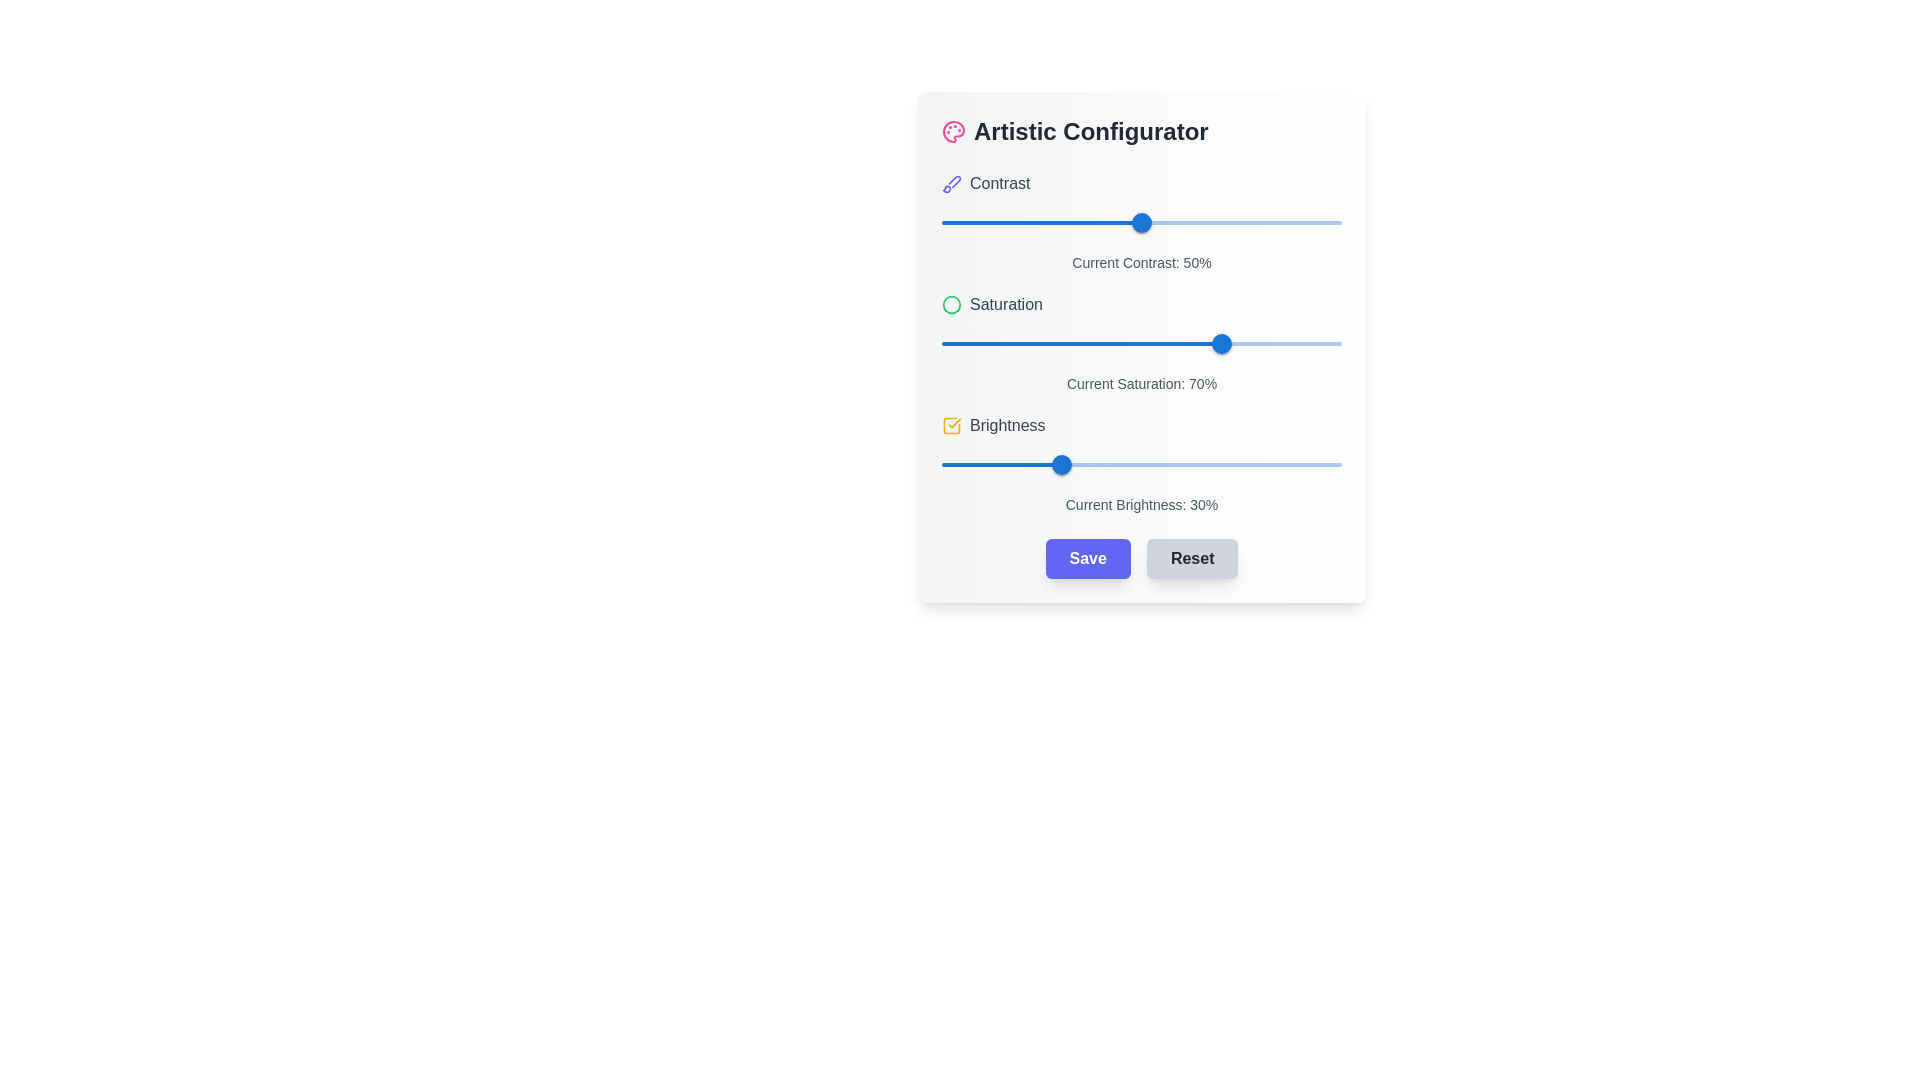 This screenshot has height=1080, width=1920. I want to click on the small graphical paintbrush icon located to the top-left side of the 'Artistic Configurator' interface, preceding the 'Contrast' label, so click(954, 181).